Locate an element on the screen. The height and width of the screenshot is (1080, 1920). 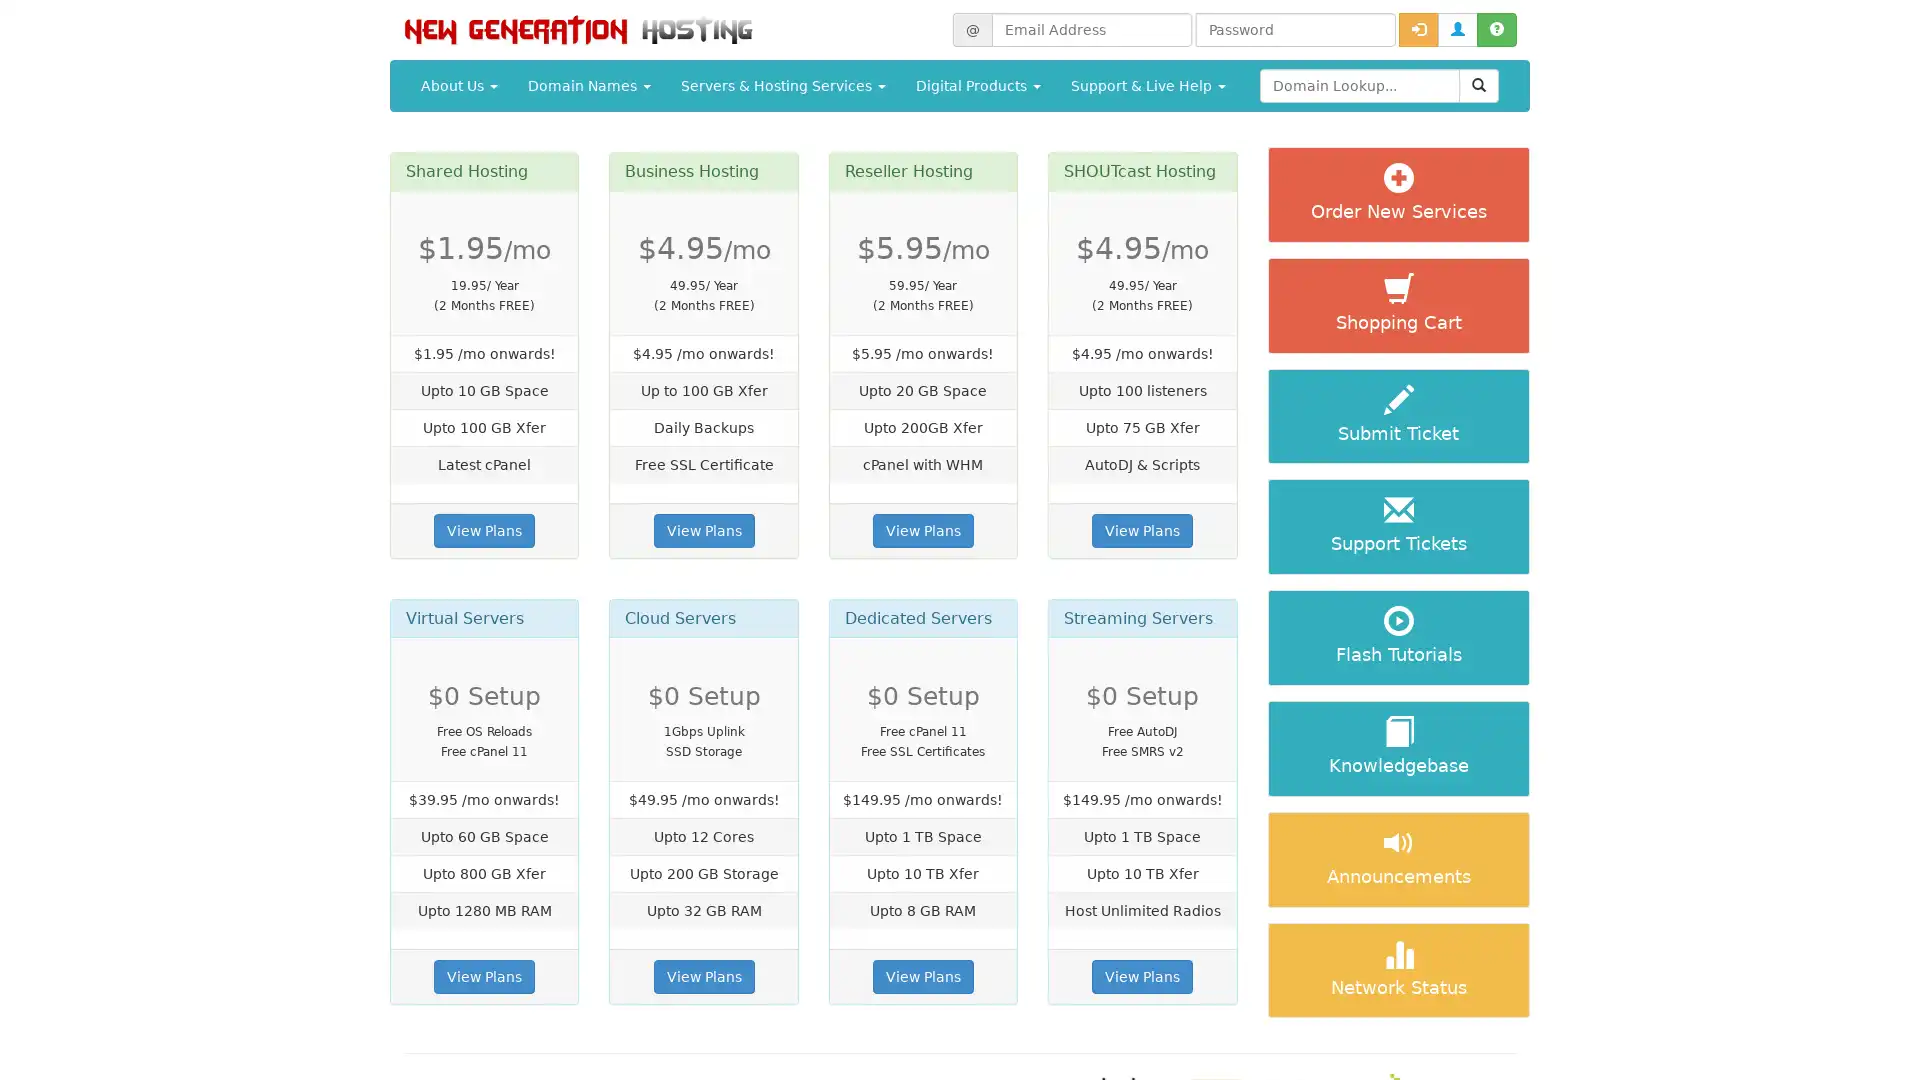
View Plans is located at coordinates (703, 528).